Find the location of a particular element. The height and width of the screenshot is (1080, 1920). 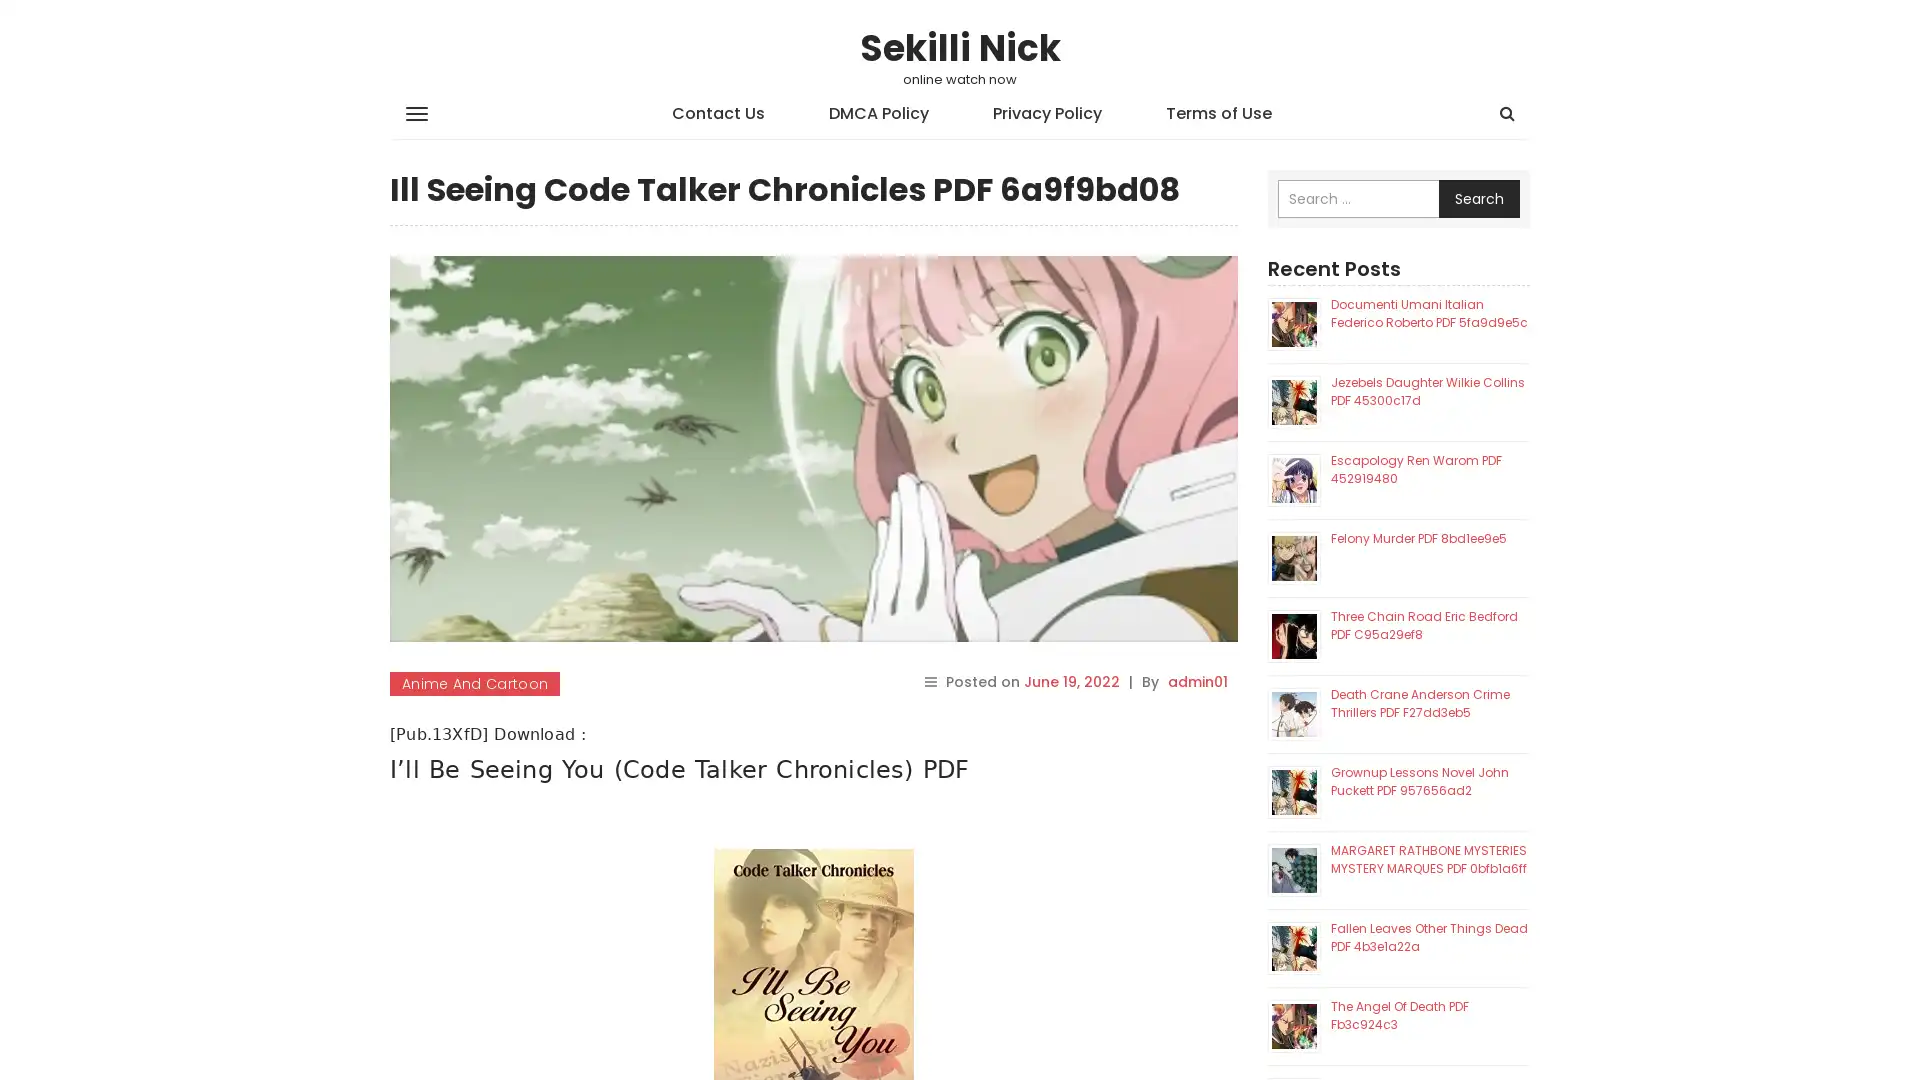

Search is located at coordinates (1479, 199).